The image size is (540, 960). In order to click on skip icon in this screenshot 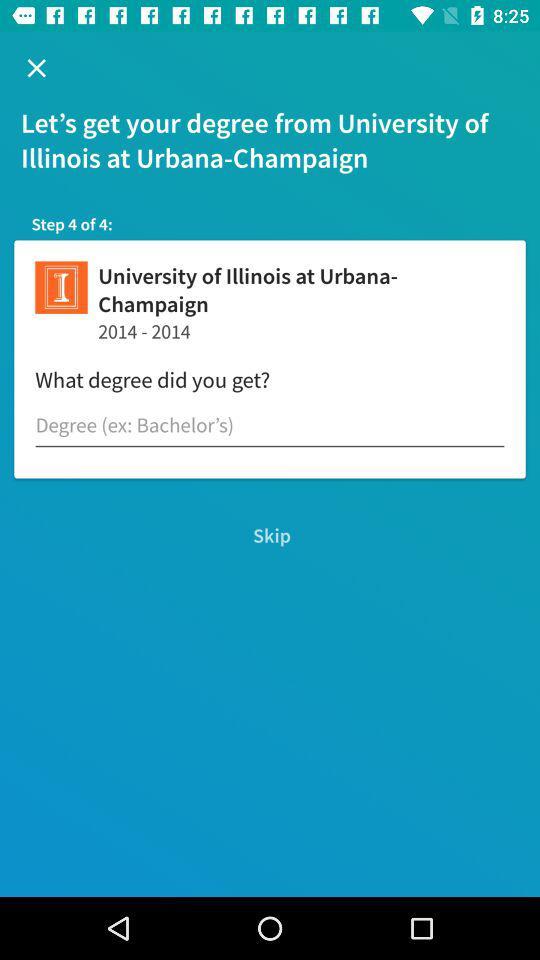, I will do `click(270, 534)`.